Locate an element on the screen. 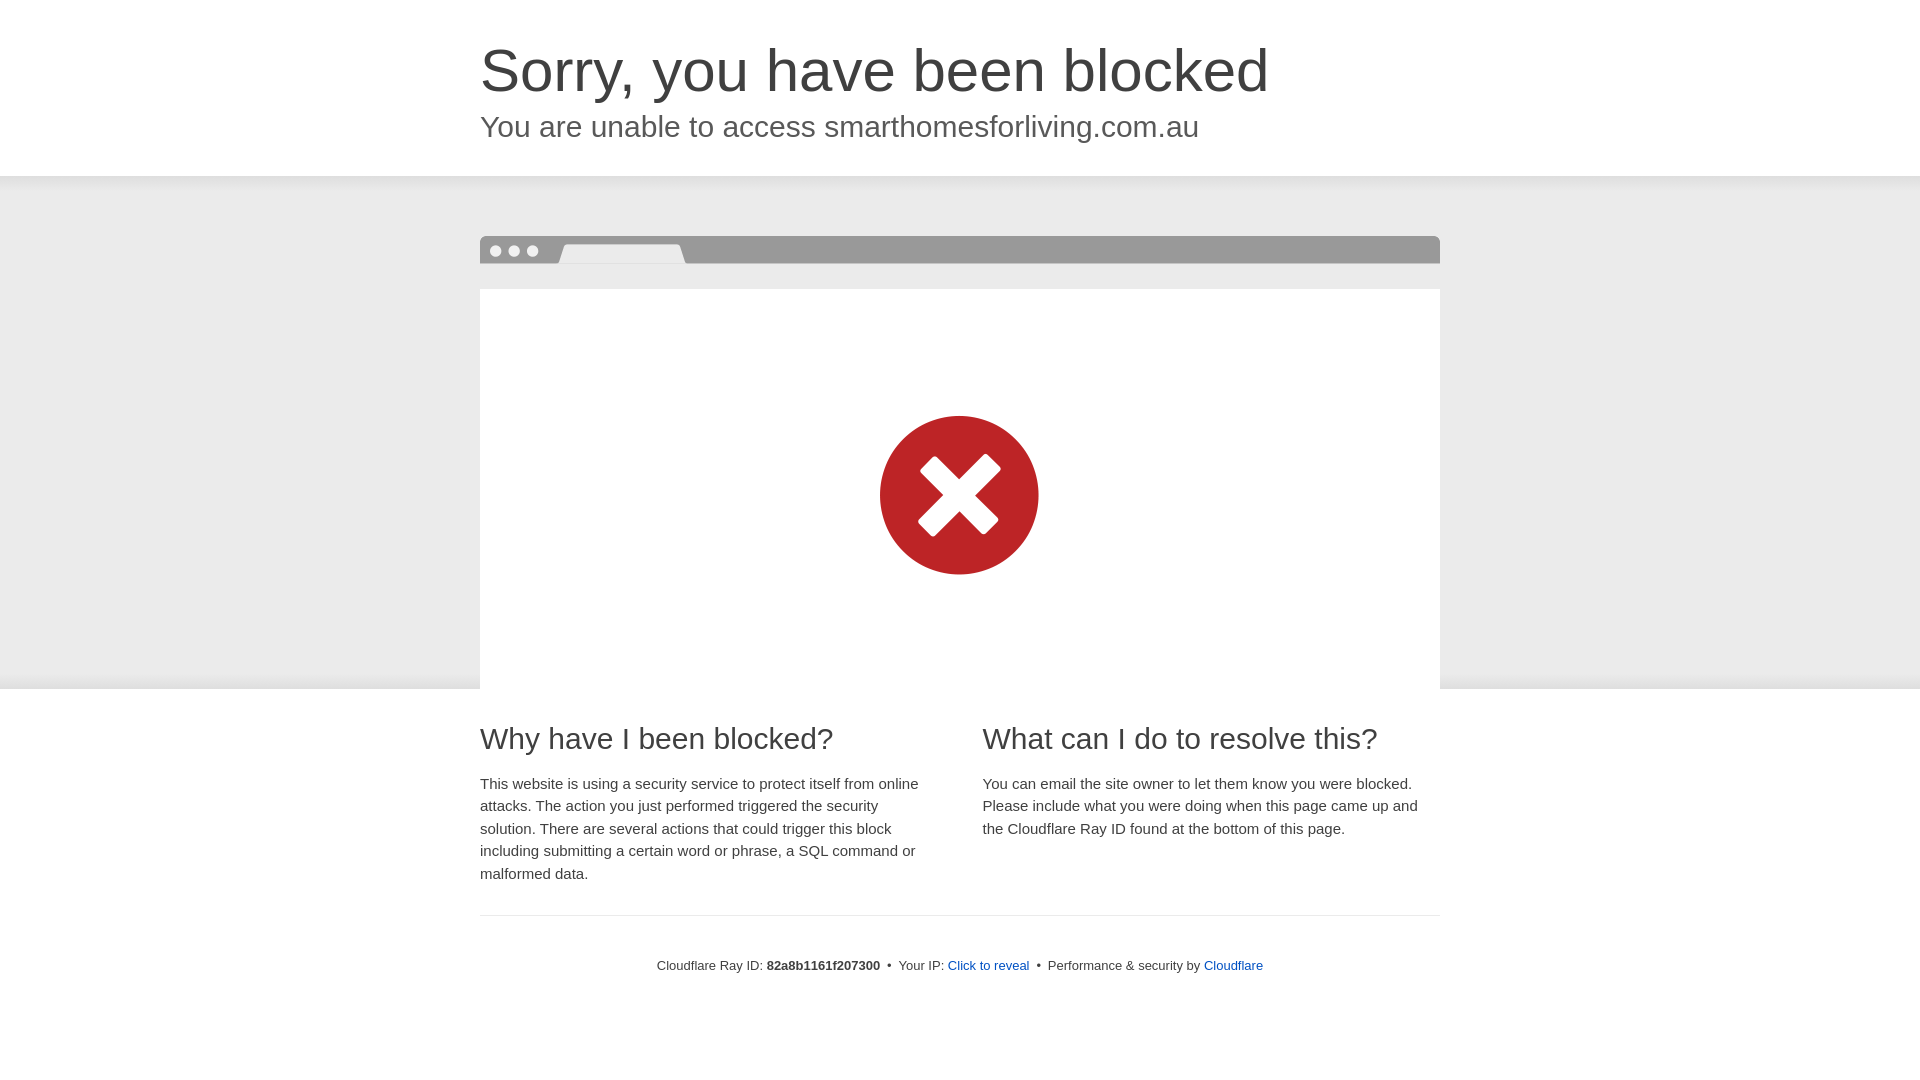  'Cloudflare' is located at coordinates (1232, 964).